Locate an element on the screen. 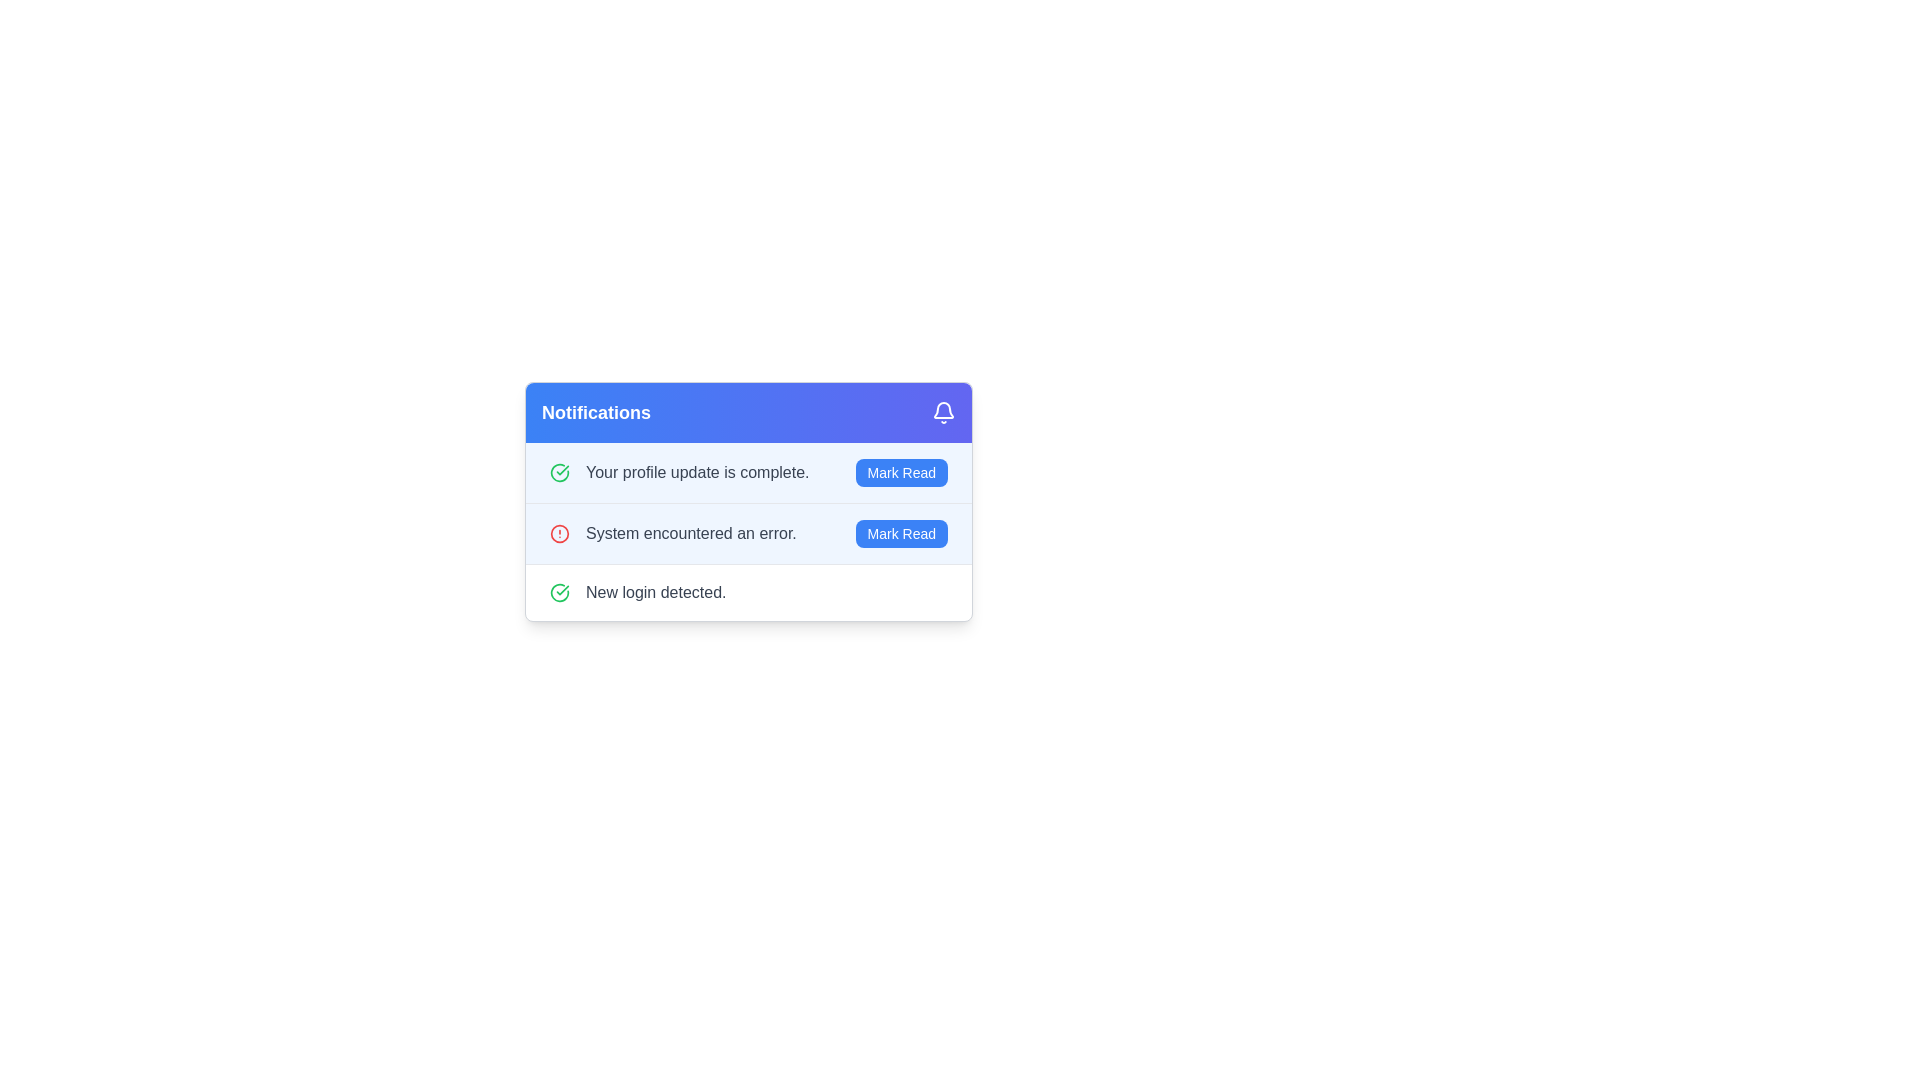 The height and width of the screenshot is (1080, 1920). the notification description stating 'System encountered an error' is located at coordinates (747, 532).